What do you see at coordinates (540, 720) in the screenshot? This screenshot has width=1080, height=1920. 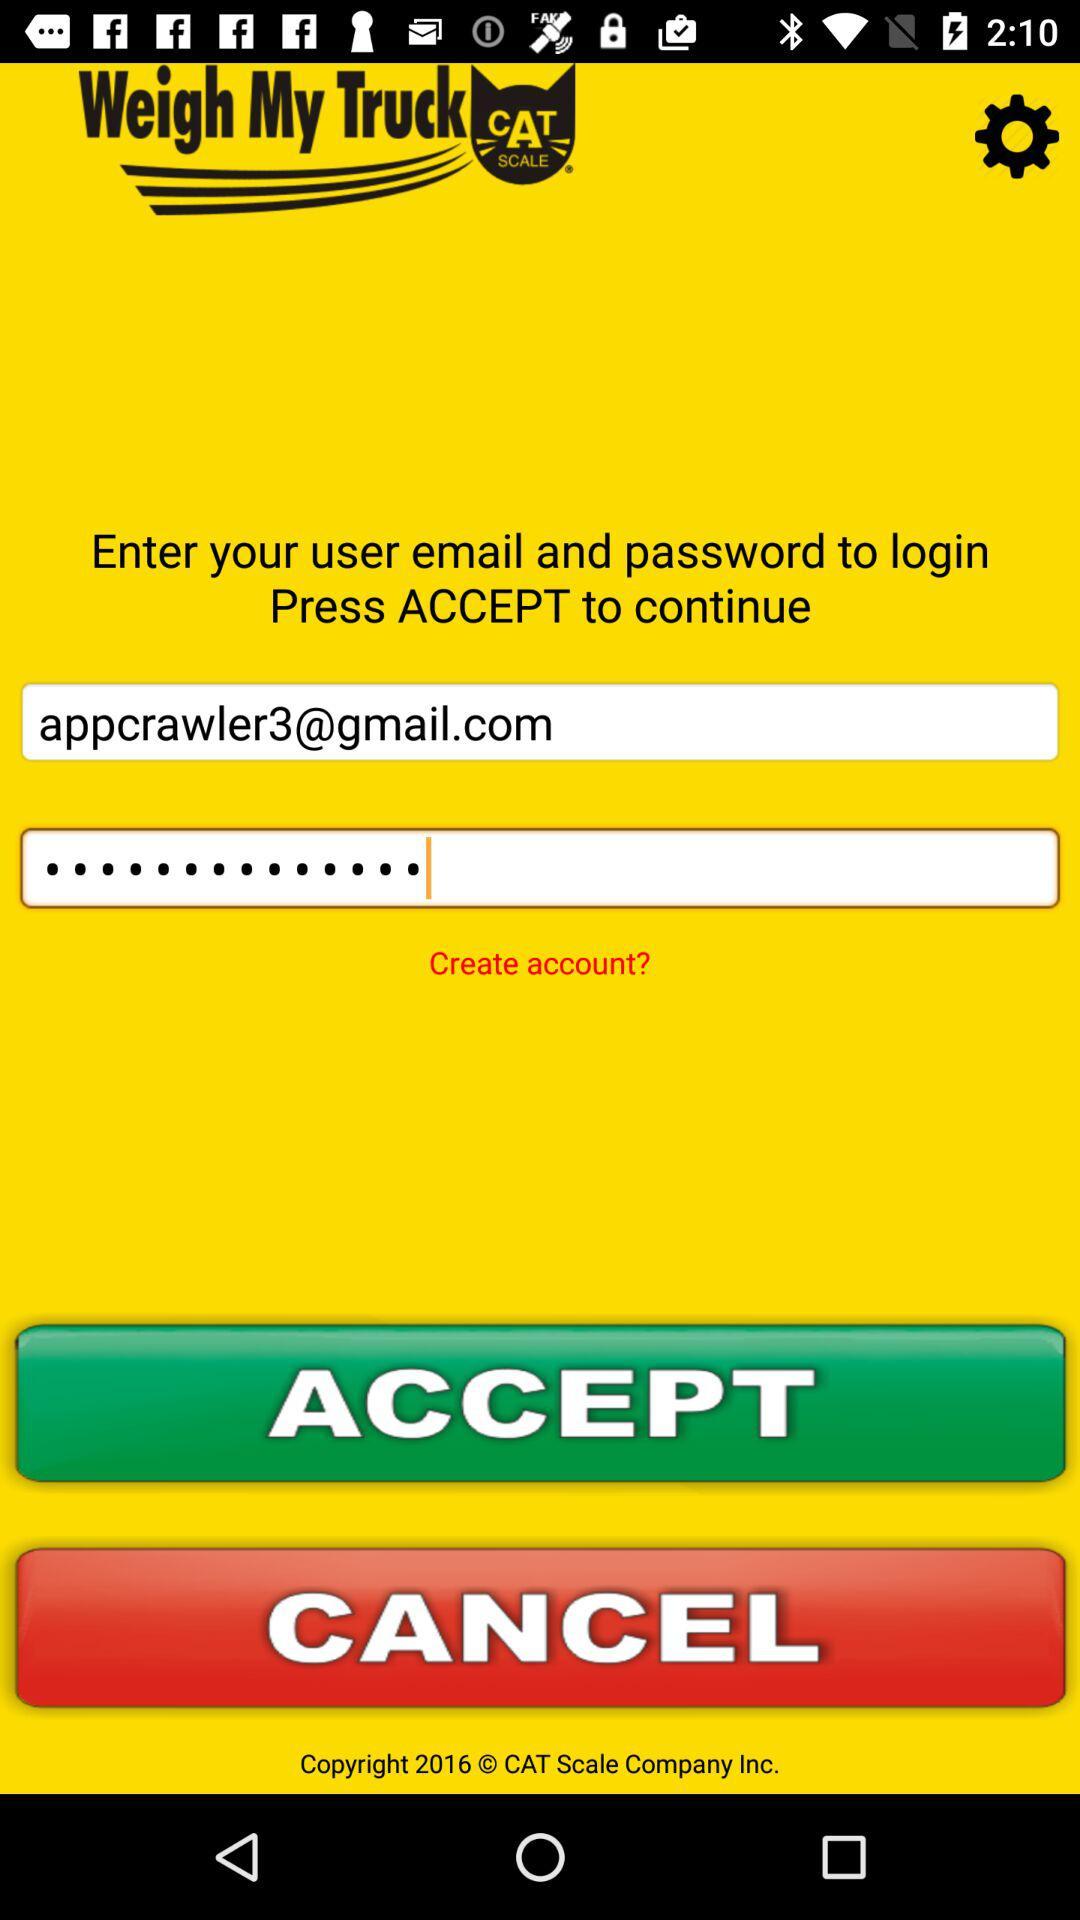 I see `appcrawler3@gmail.com icon` at bounding box center [540, 720].